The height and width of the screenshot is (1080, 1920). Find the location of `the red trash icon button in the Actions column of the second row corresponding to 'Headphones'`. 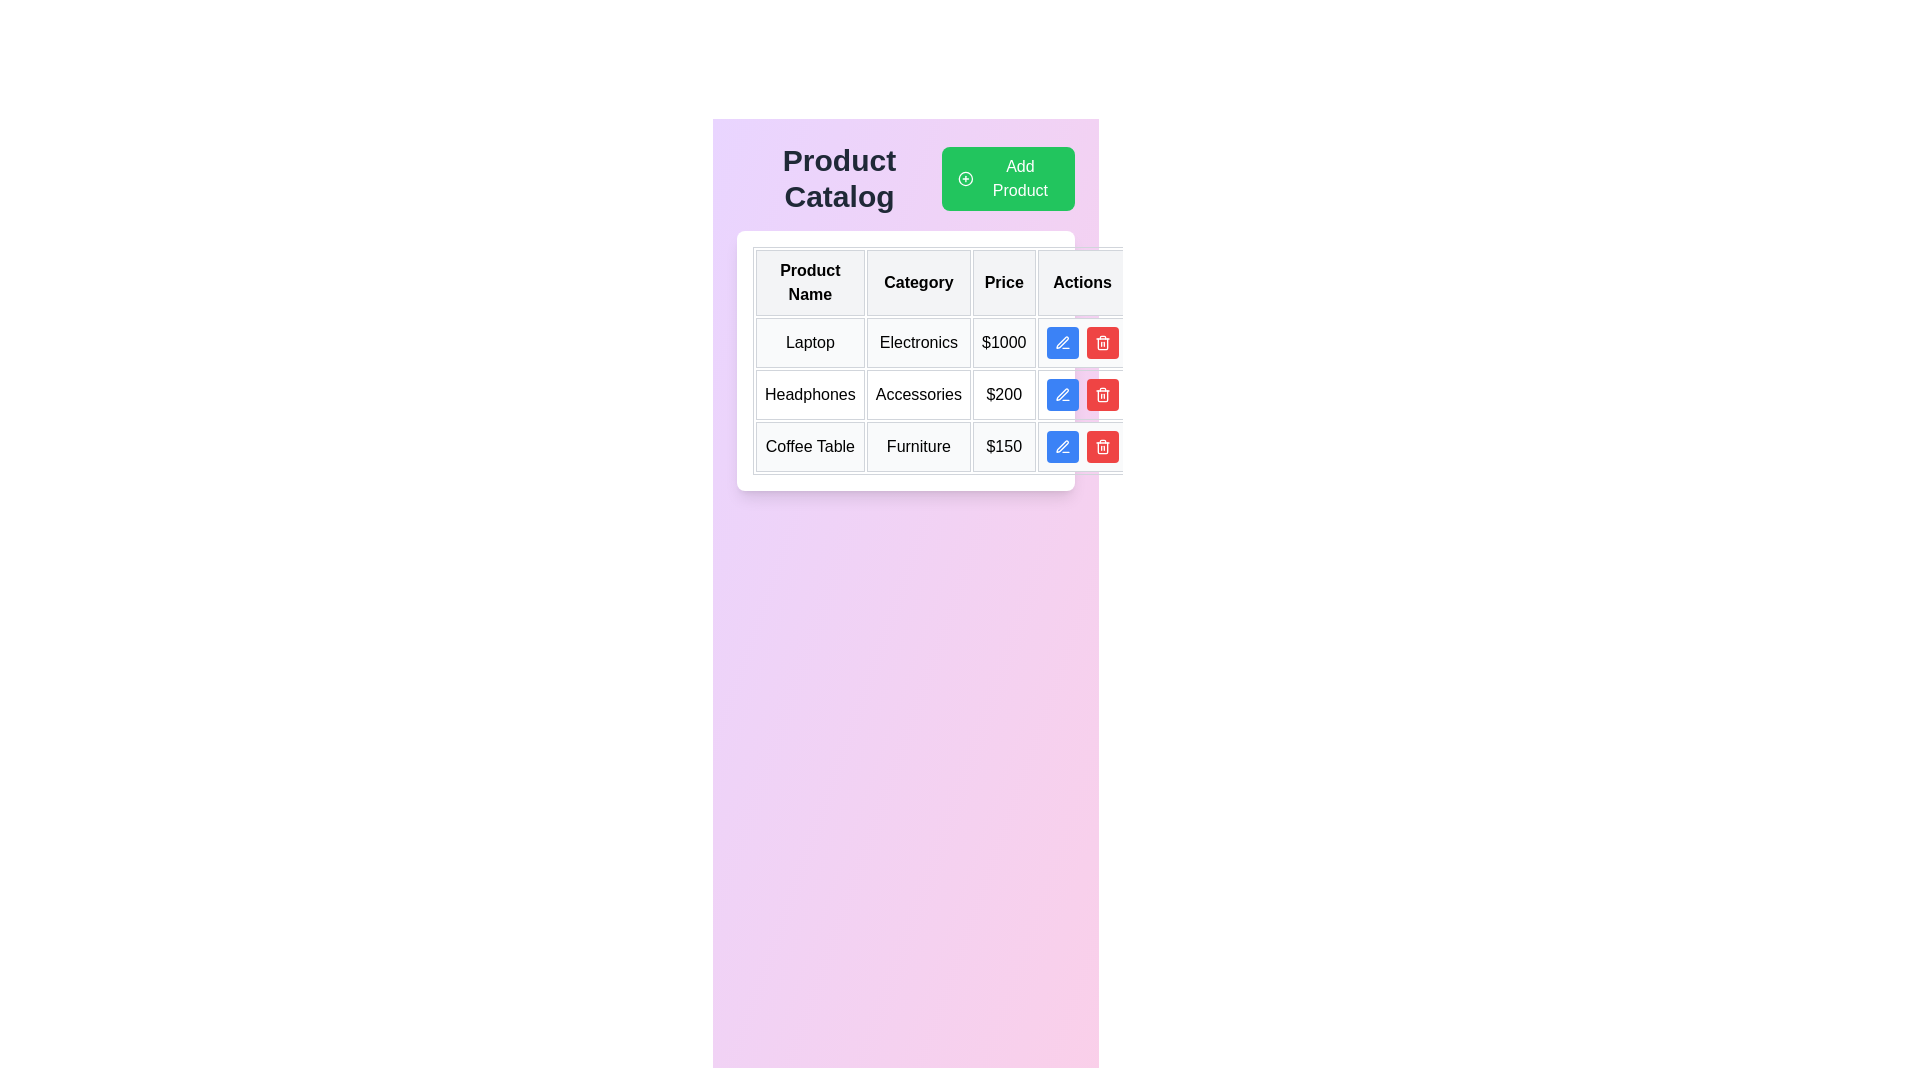

the red trash icon button in the Actions column of the second row corresponding to 'Headphones' is located at coordinates (1101, 396).